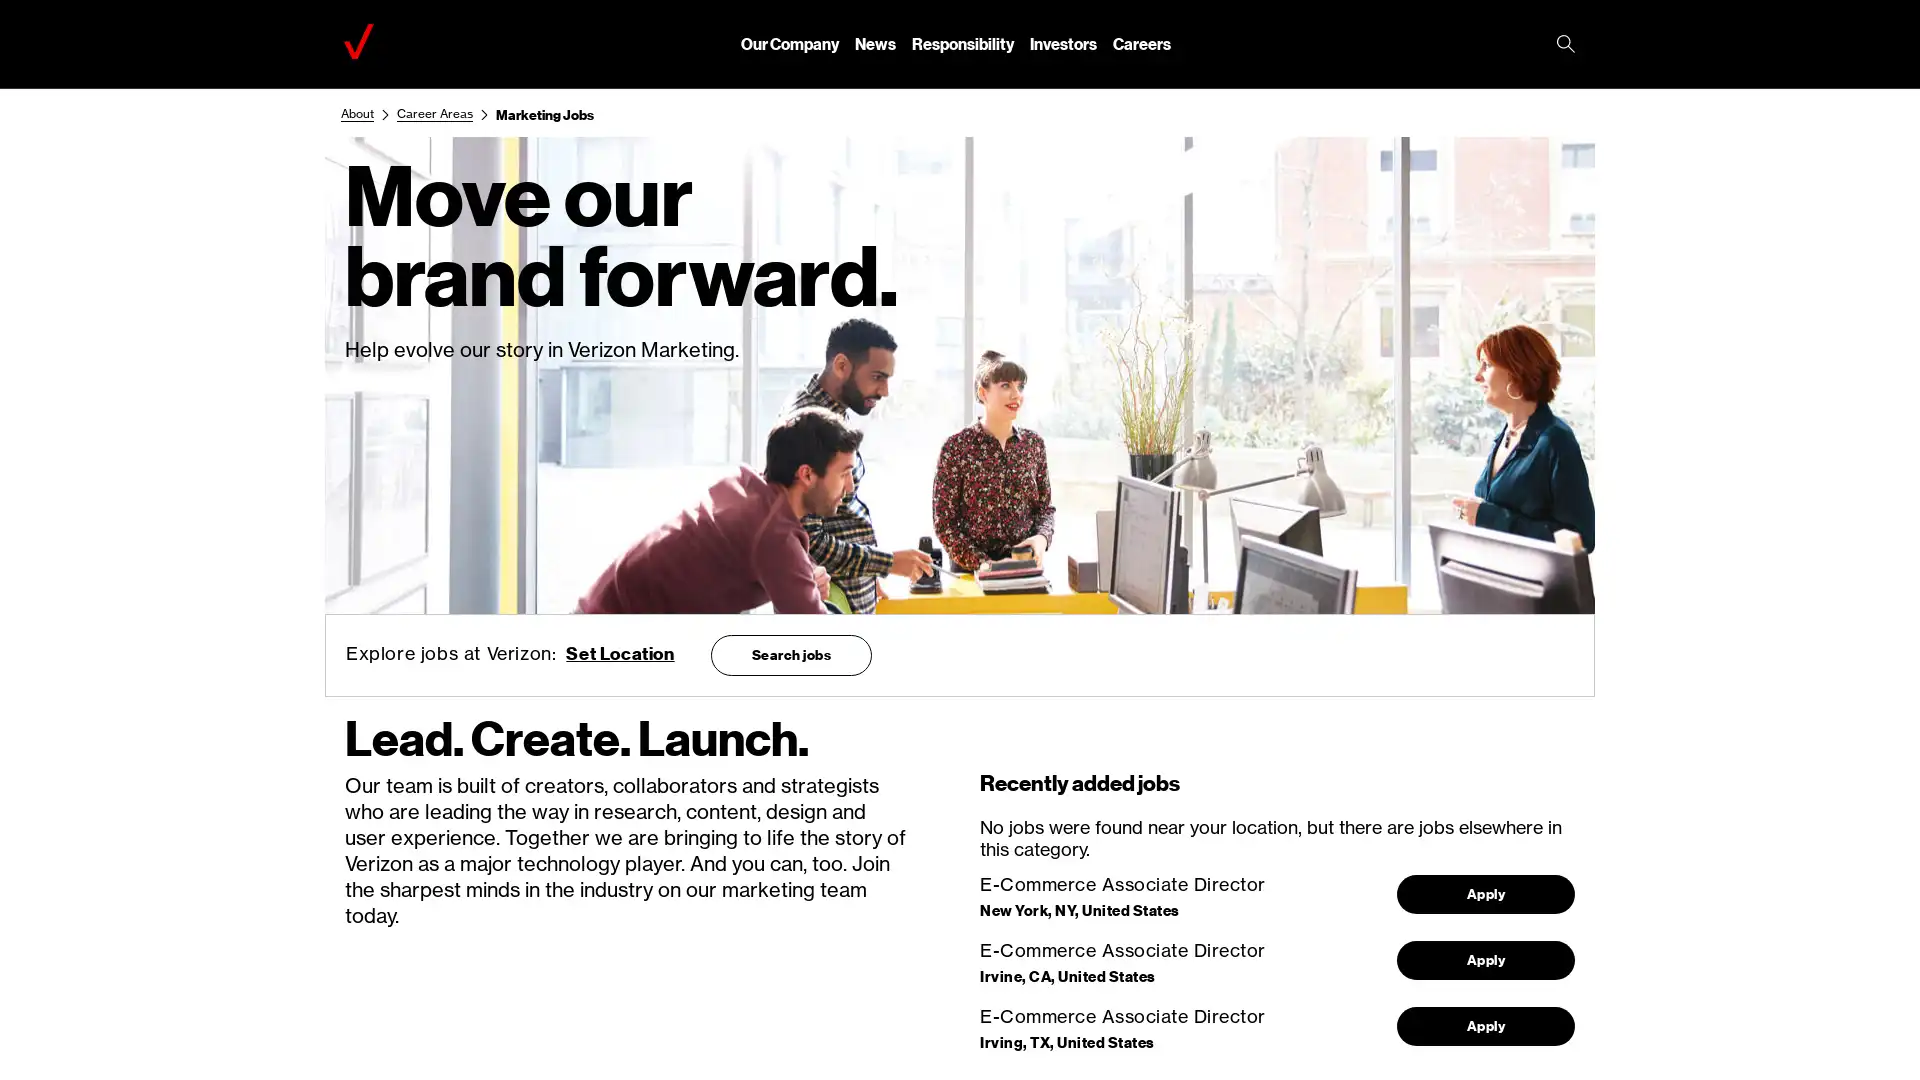 Image resolution: width=1920 pixels, height=1080 pixels. What do you see at coordinates (1062, 43) in the screenshot?
I see `Investors Menu List` at bounding box center [1062, 43].